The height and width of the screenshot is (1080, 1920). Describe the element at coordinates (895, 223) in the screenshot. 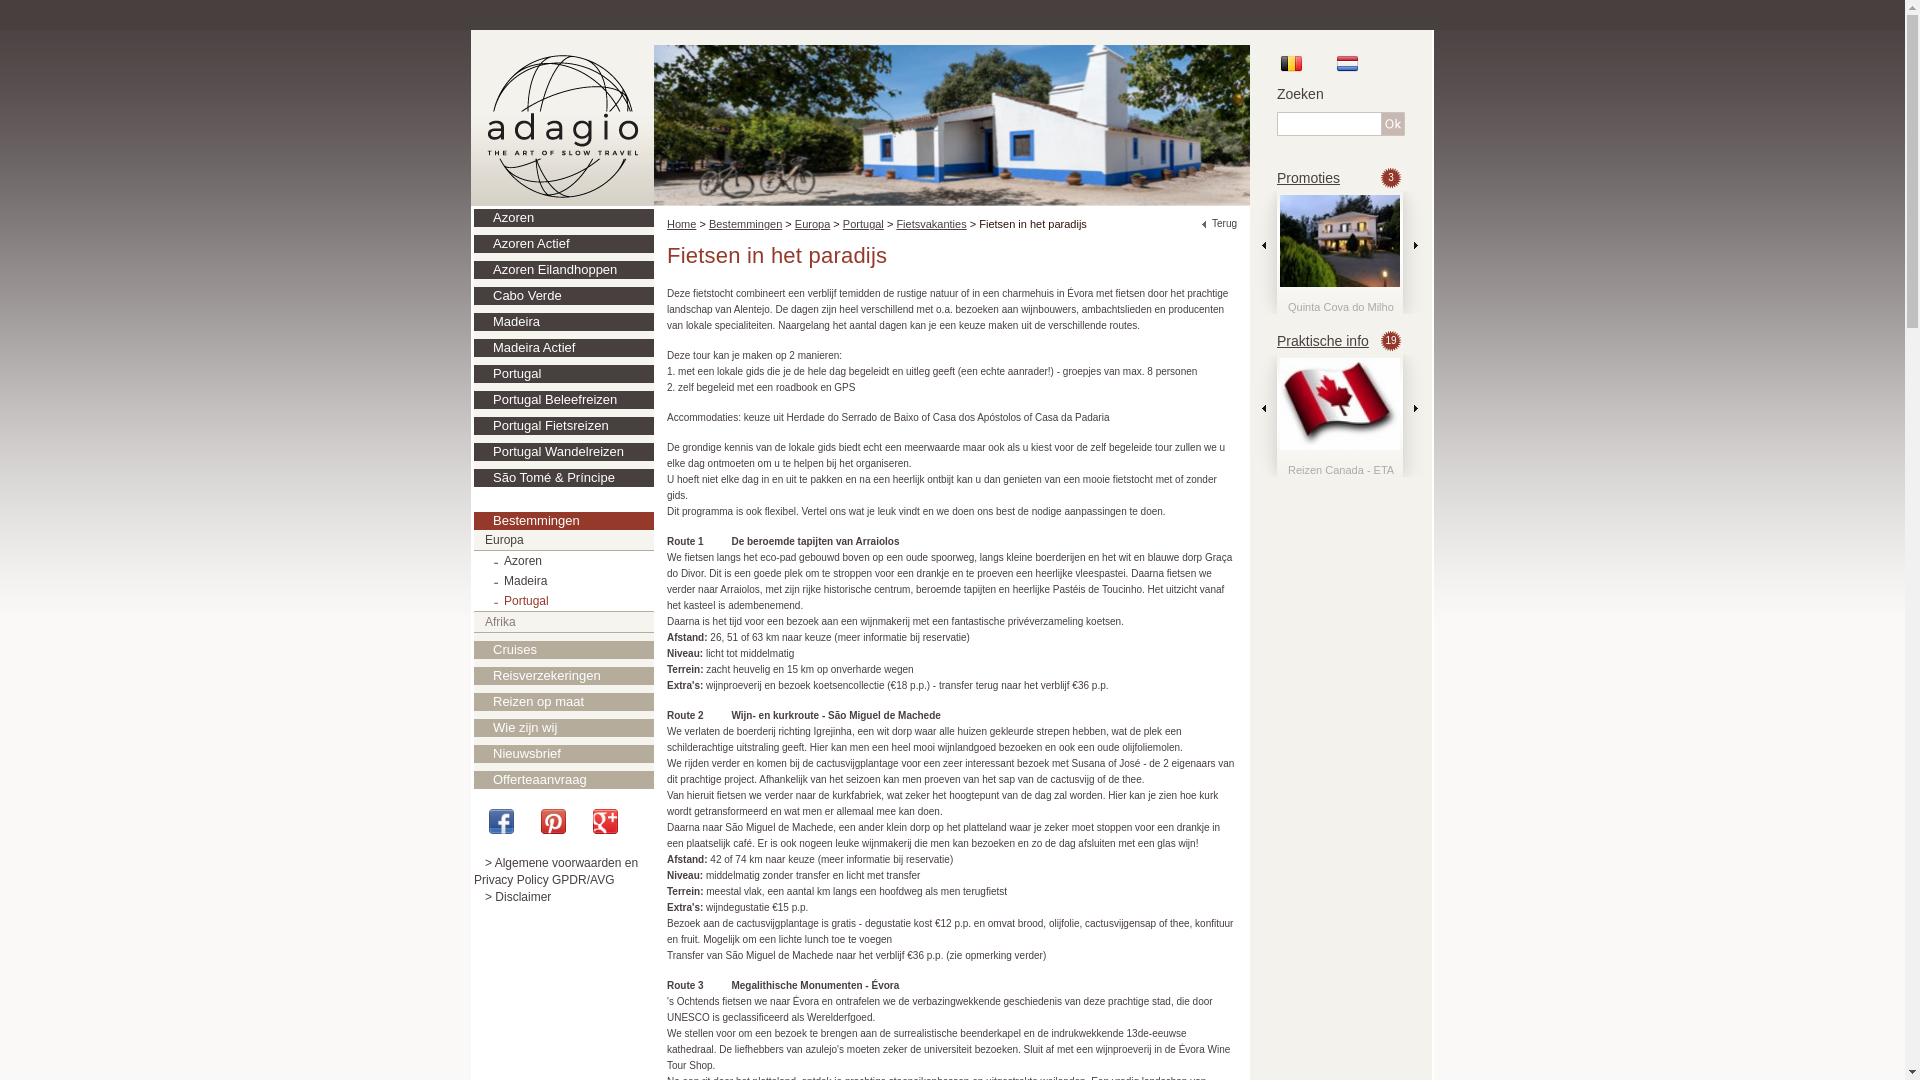

I see `'Fietsvakanties'` at that location.